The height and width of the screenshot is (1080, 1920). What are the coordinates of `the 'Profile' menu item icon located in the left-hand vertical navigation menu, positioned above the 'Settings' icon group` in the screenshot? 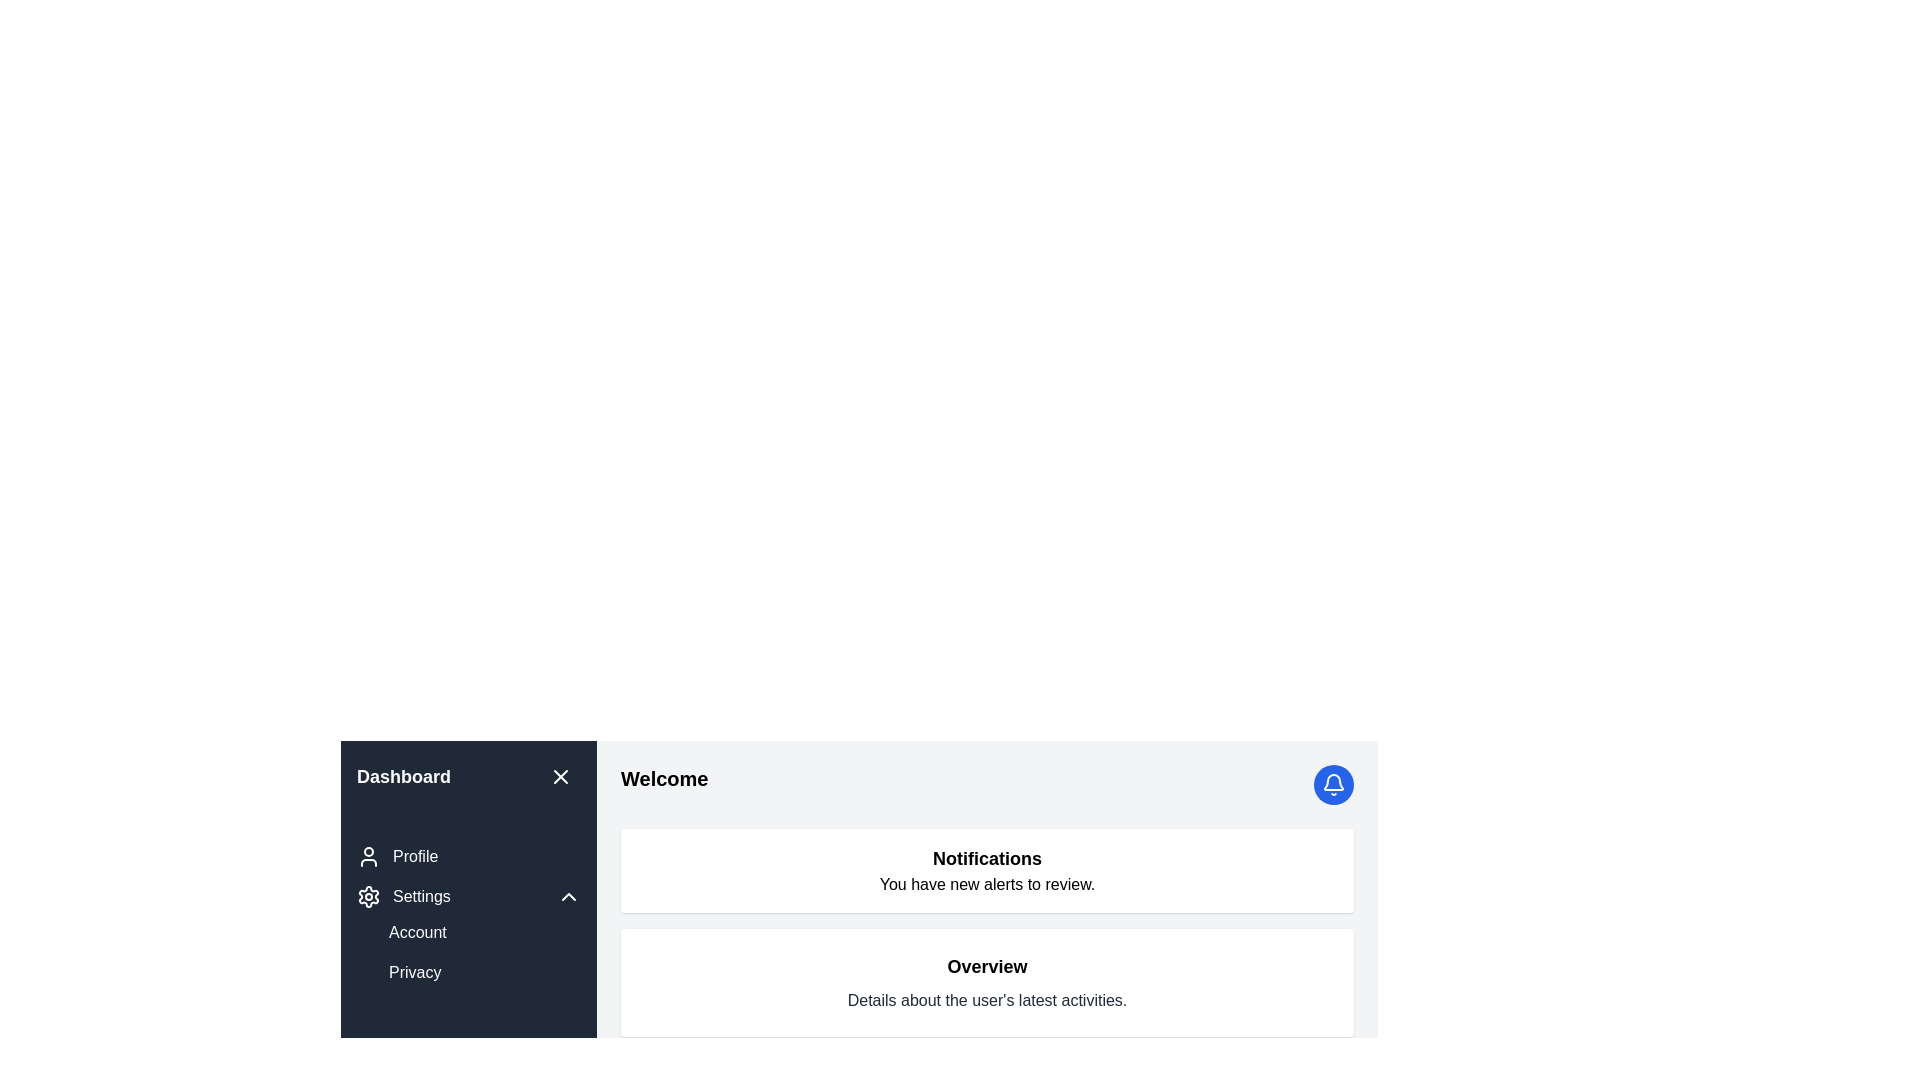 It's located at (369, 855).